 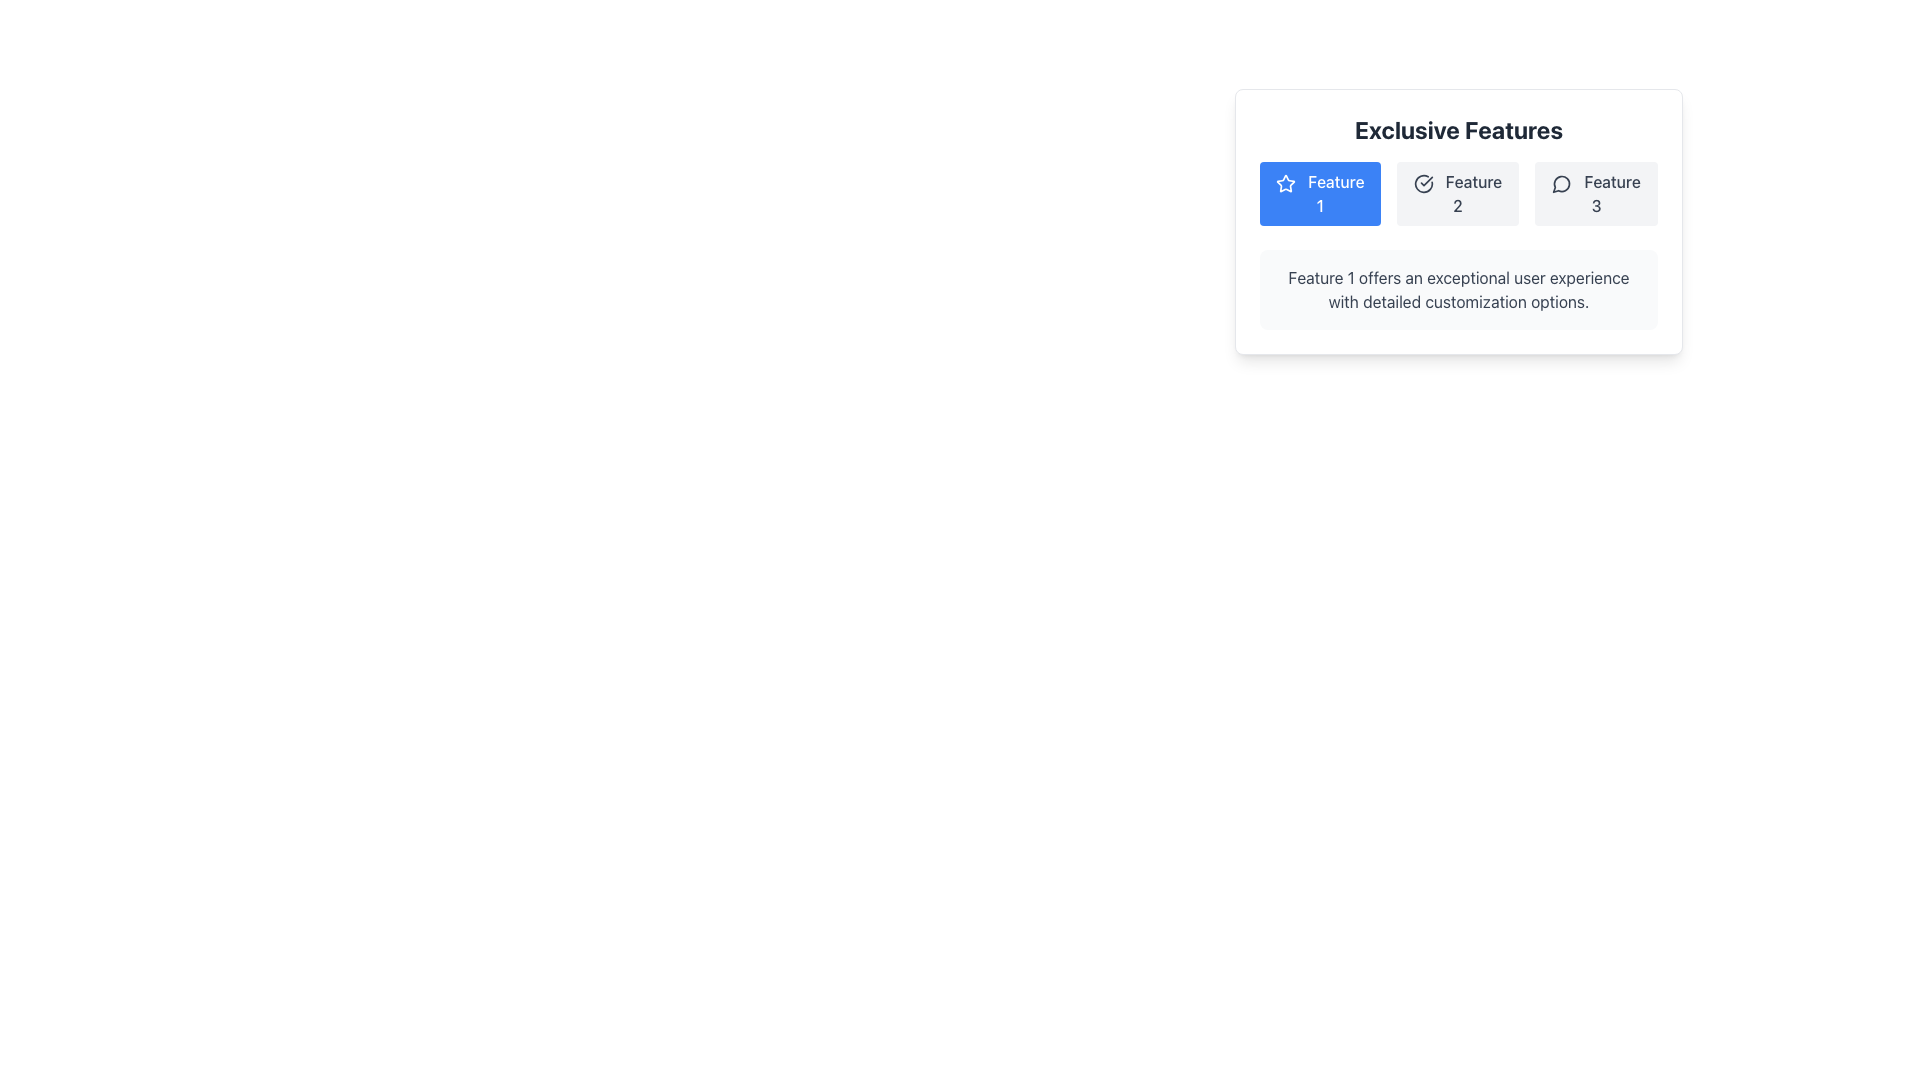 What do you see at coordinates (1459, 289) in the screenshot?
I see `the Text block that provides descriptive information related to the selected feature, positioned below the 'Exclusive Features' header and under the 'Feature 1' button` at bounding box center [1459, 289].